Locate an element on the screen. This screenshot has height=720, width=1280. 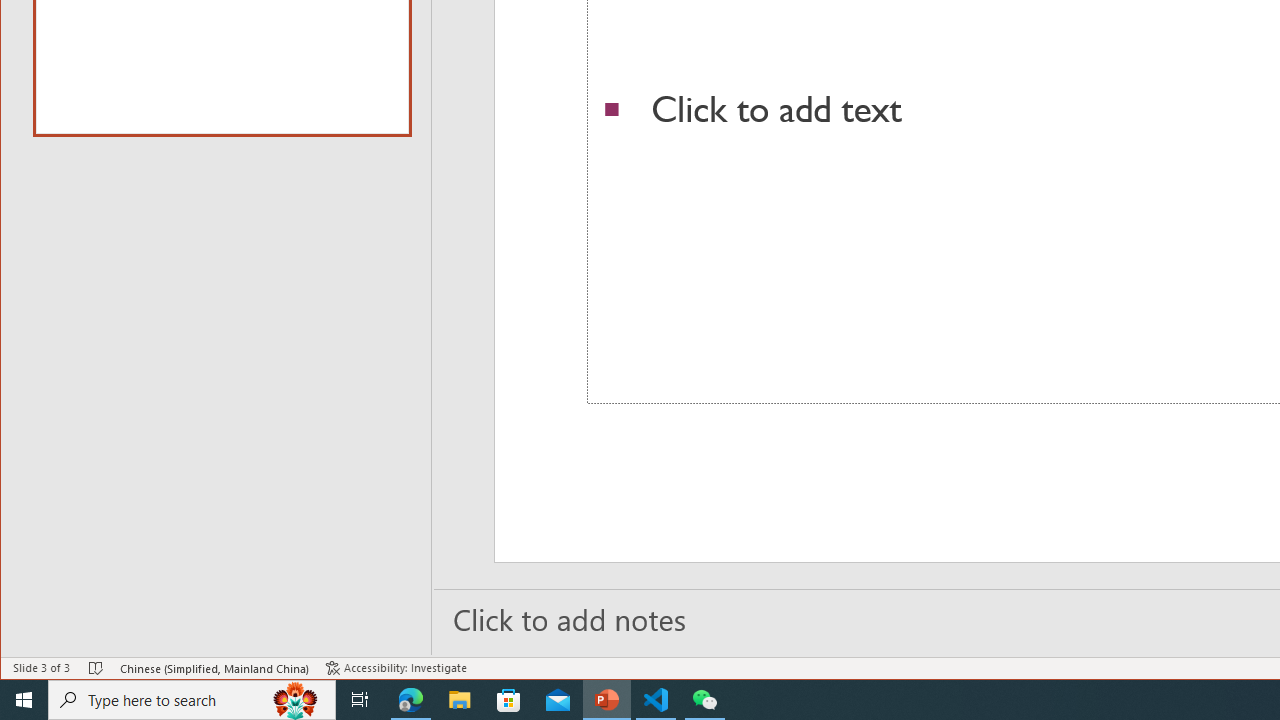
'WeChat - 1 running window' is located at coordinates (705, 698).